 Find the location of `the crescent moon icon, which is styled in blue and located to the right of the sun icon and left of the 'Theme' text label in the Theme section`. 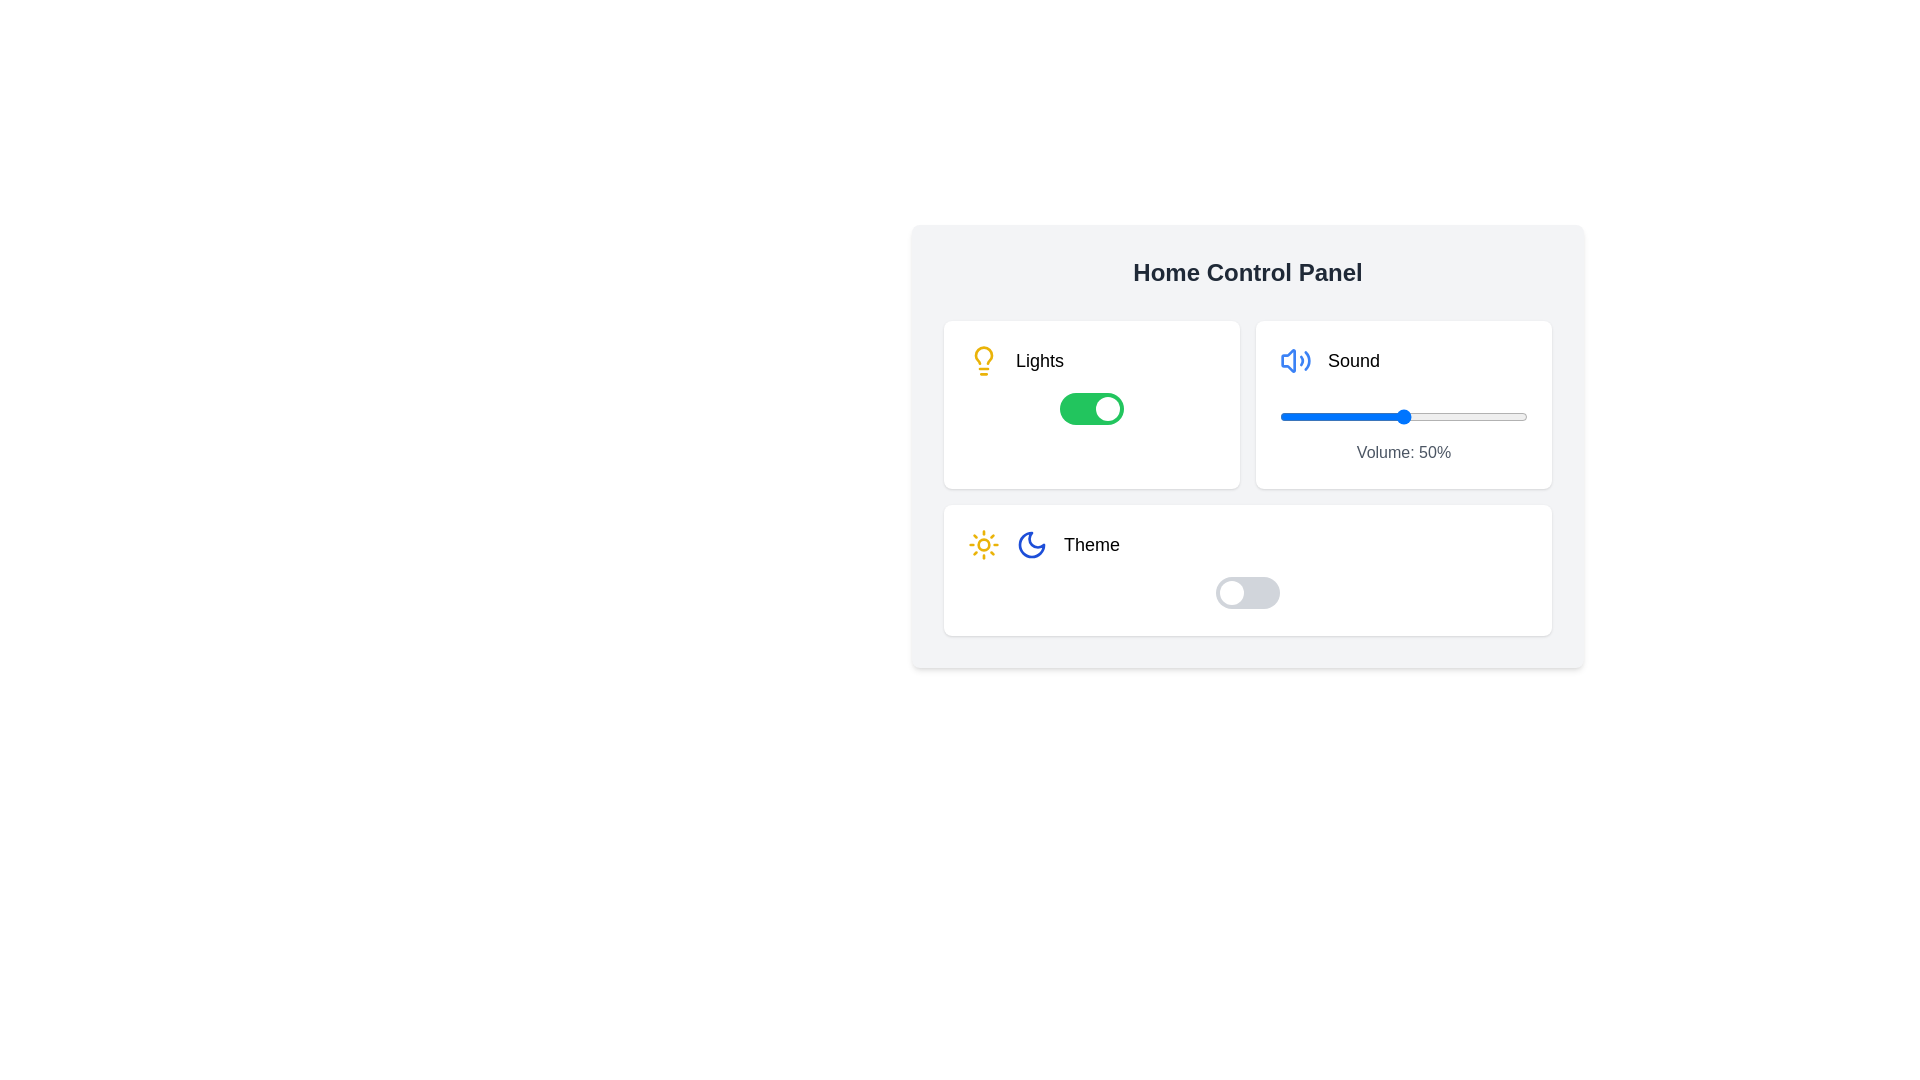

the crescent moon icon, which is styled in blue and located to the right of the sun icon and left of the 'Theme' text label in the Theme section is located at coordinates (1032, 544).